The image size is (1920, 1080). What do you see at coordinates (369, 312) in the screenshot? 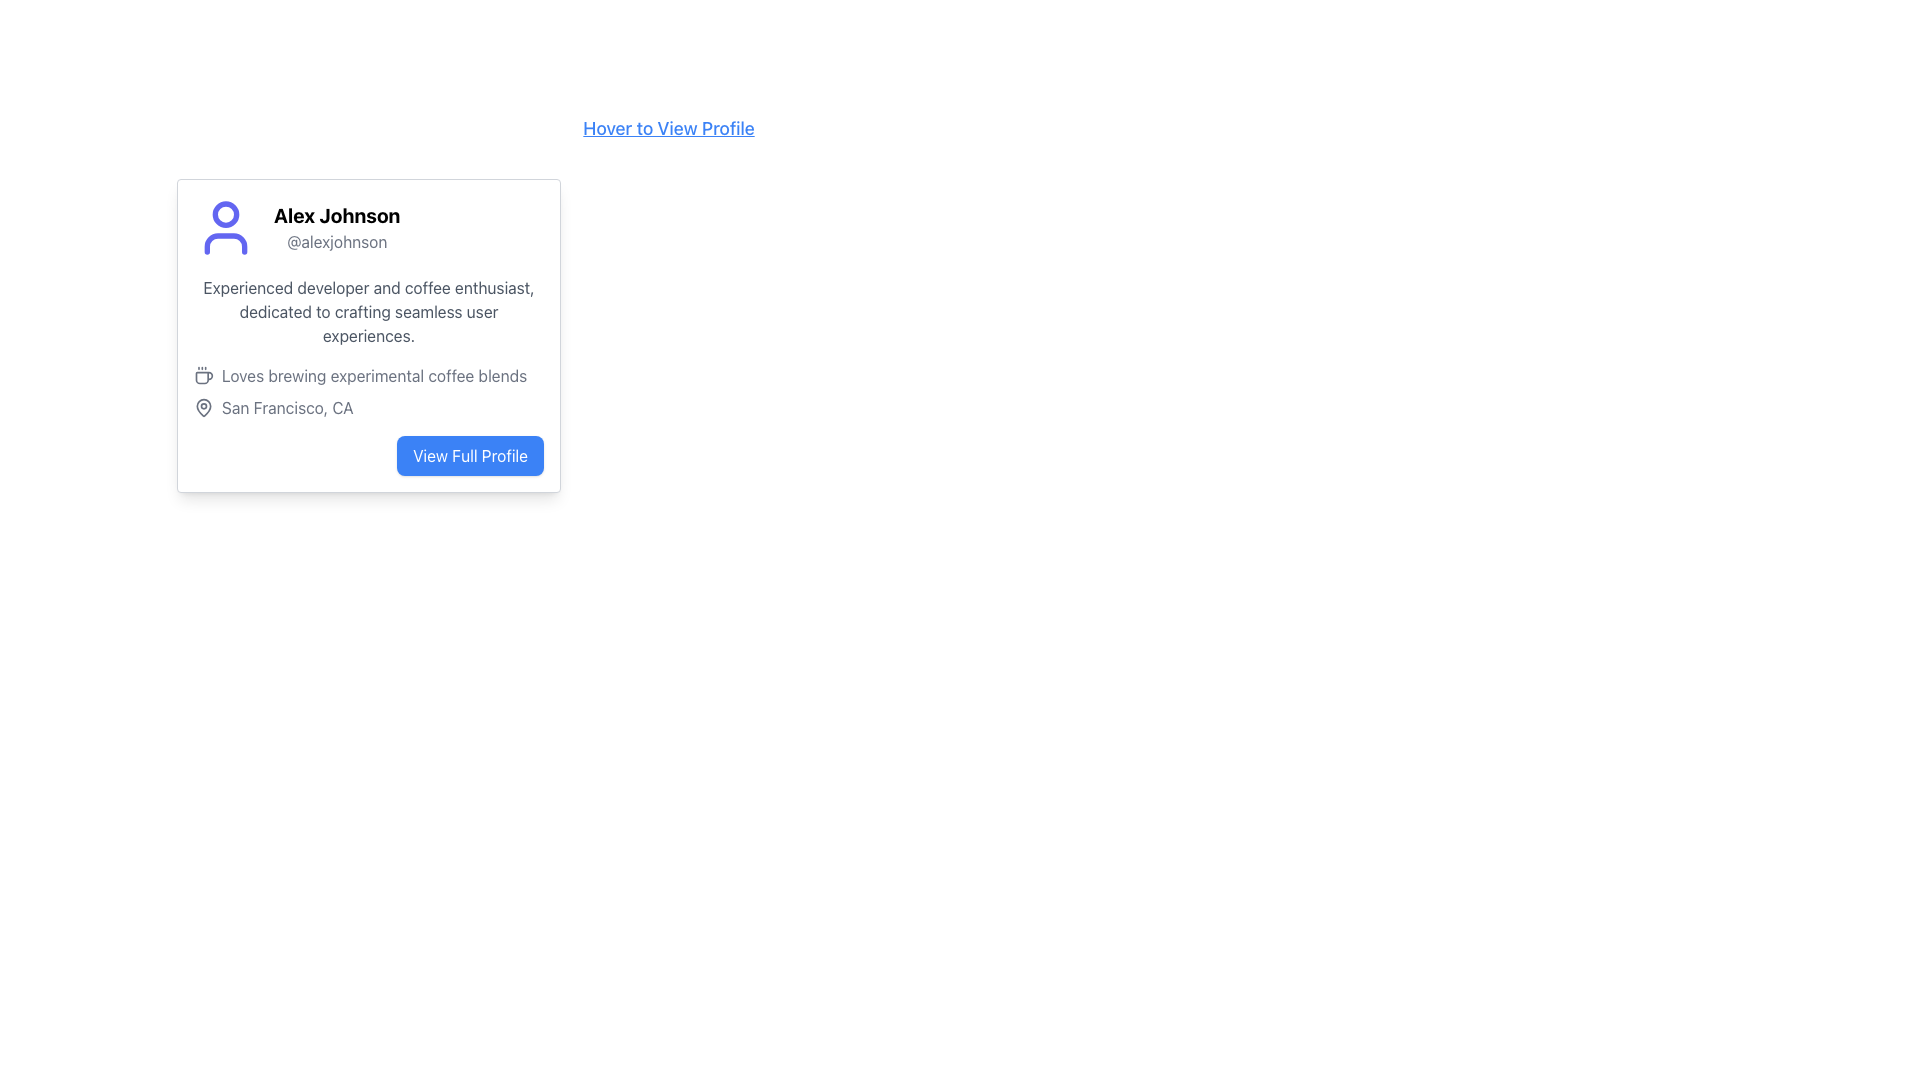
I see `the text content that provides a brief personal description of the user, located beneath 'Alex Johnson' and '@alexjohnson'` at bounding box center [369, 312].